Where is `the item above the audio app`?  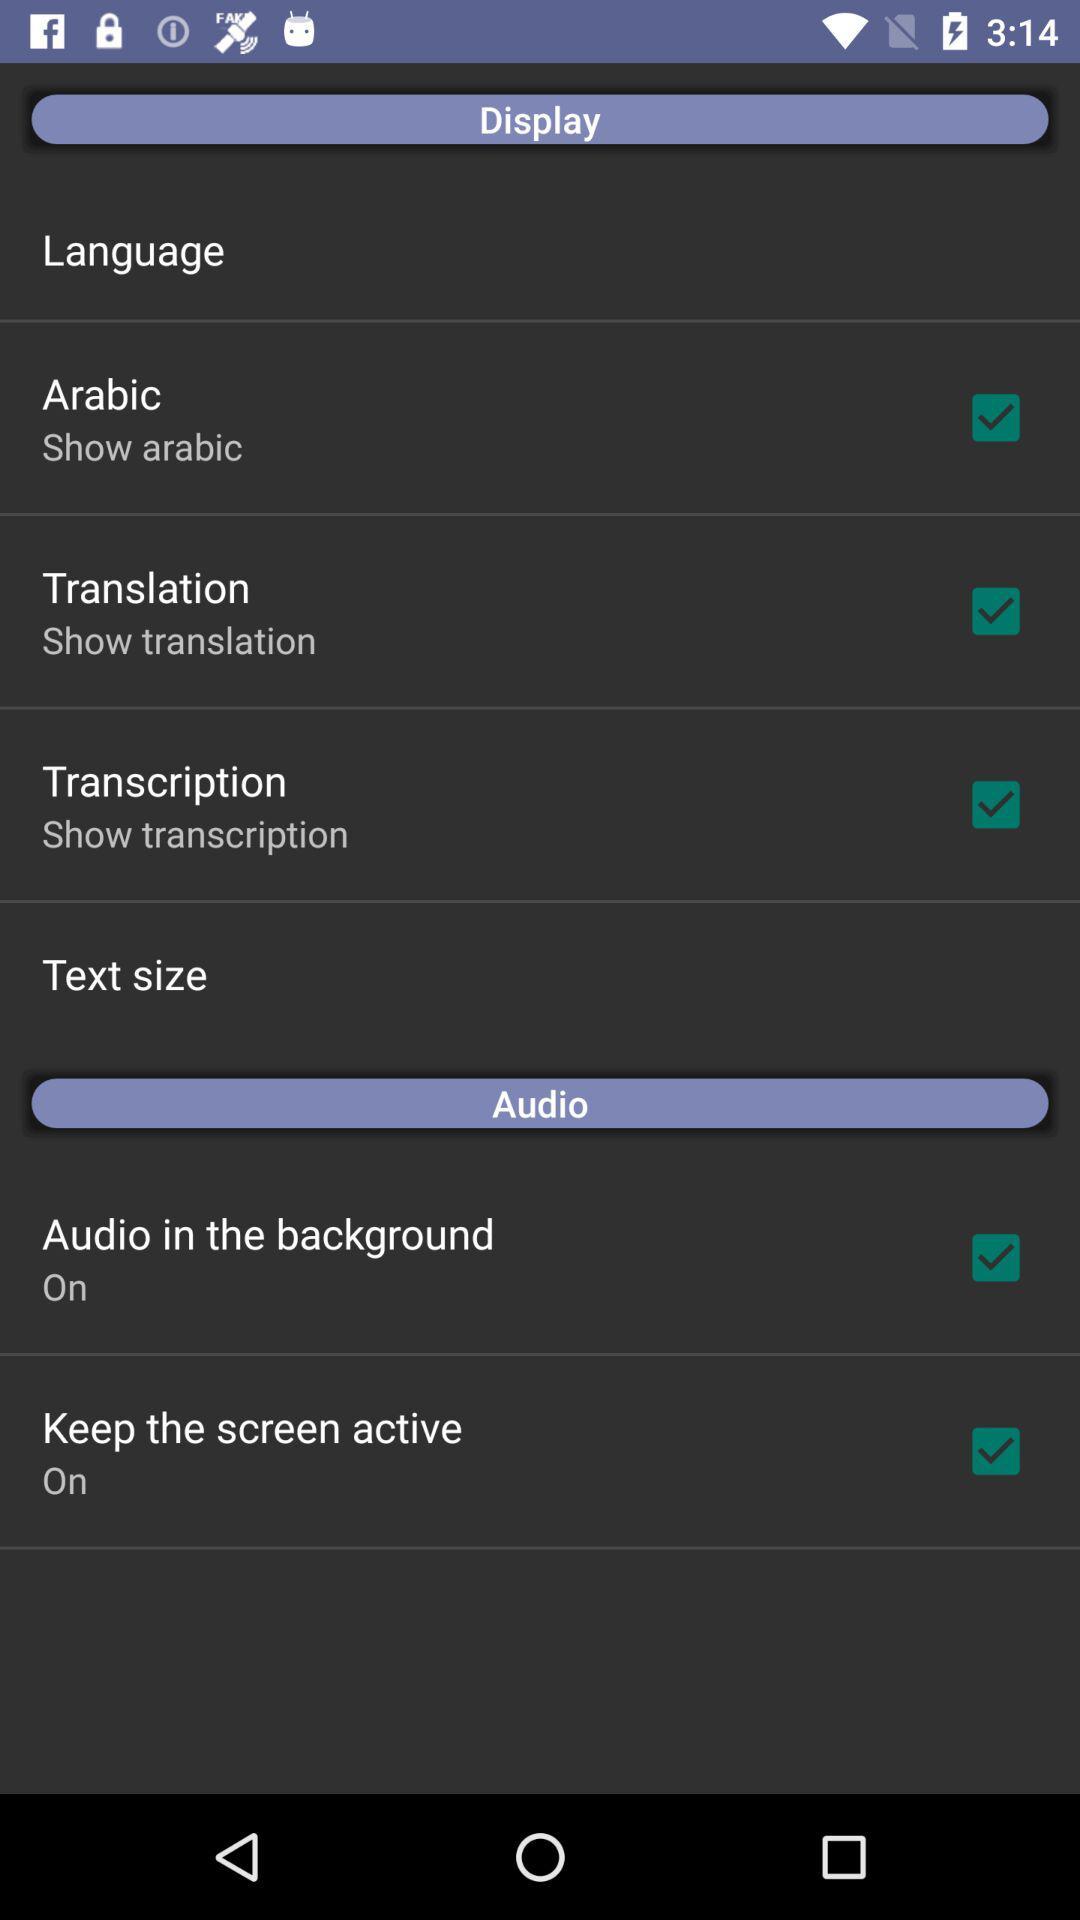
the item above the audio app is located at coordinates (124, 973).